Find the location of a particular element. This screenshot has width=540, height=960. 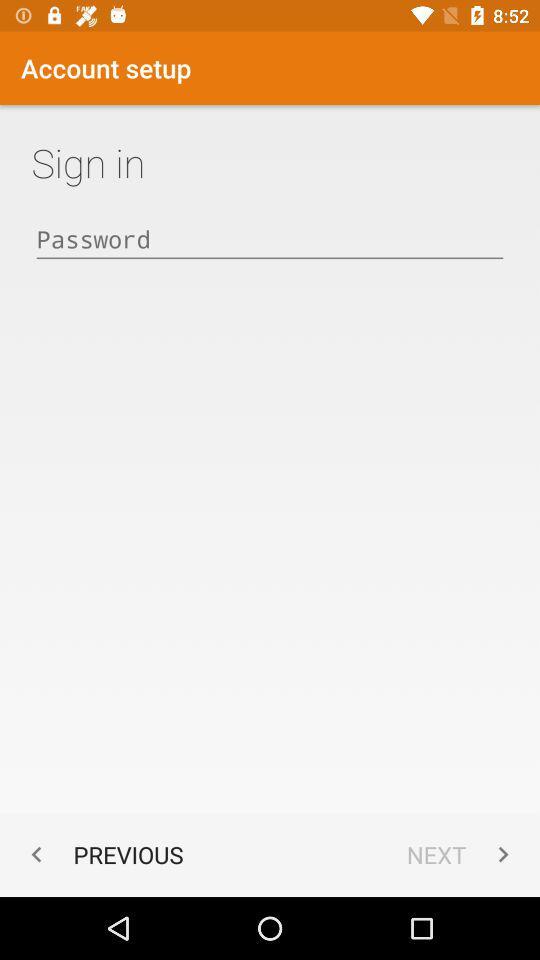

the item at the bottom right corner is located at coordinates (462, 853).